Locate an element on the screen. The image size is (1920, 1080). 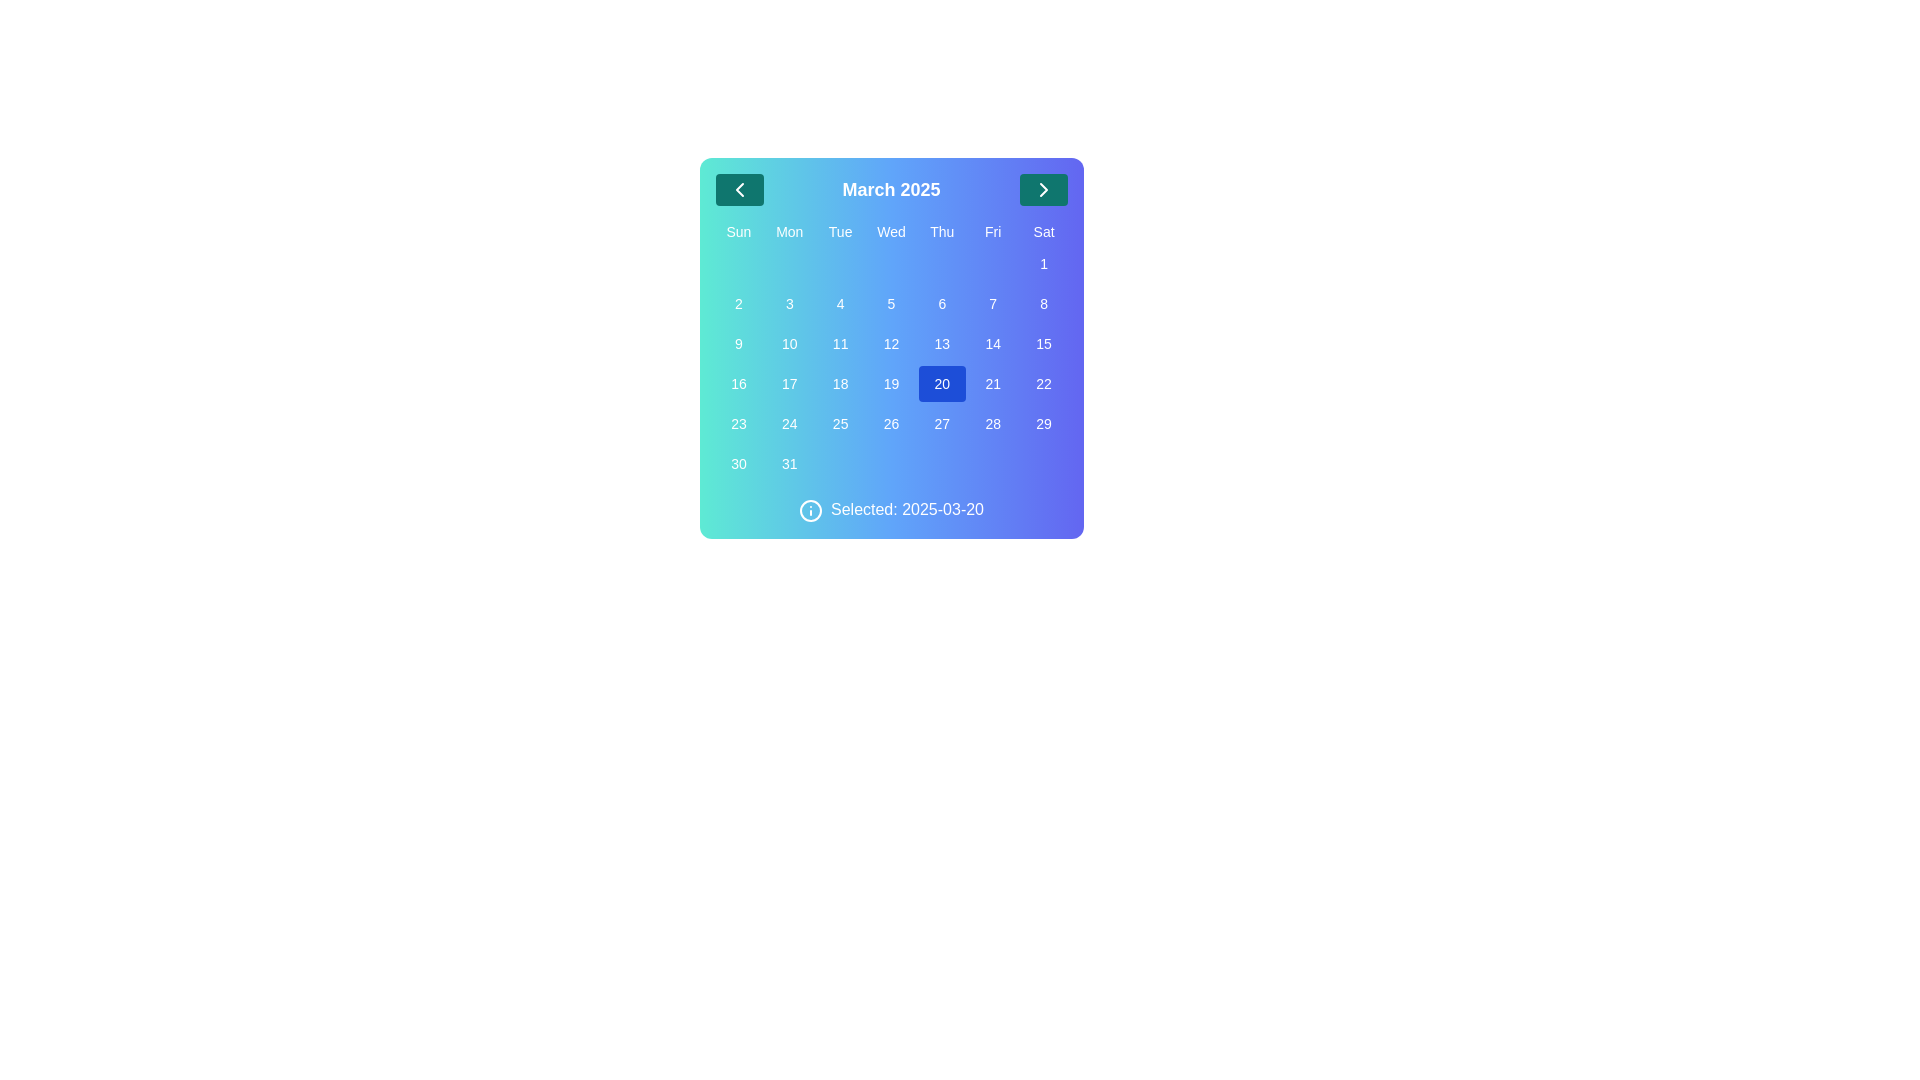
the Text label displaying 'Thu', which is part of the weekly header in the calendar component, positioned between 'Wed' and 'Fri' is located at coordinates (941, 230).